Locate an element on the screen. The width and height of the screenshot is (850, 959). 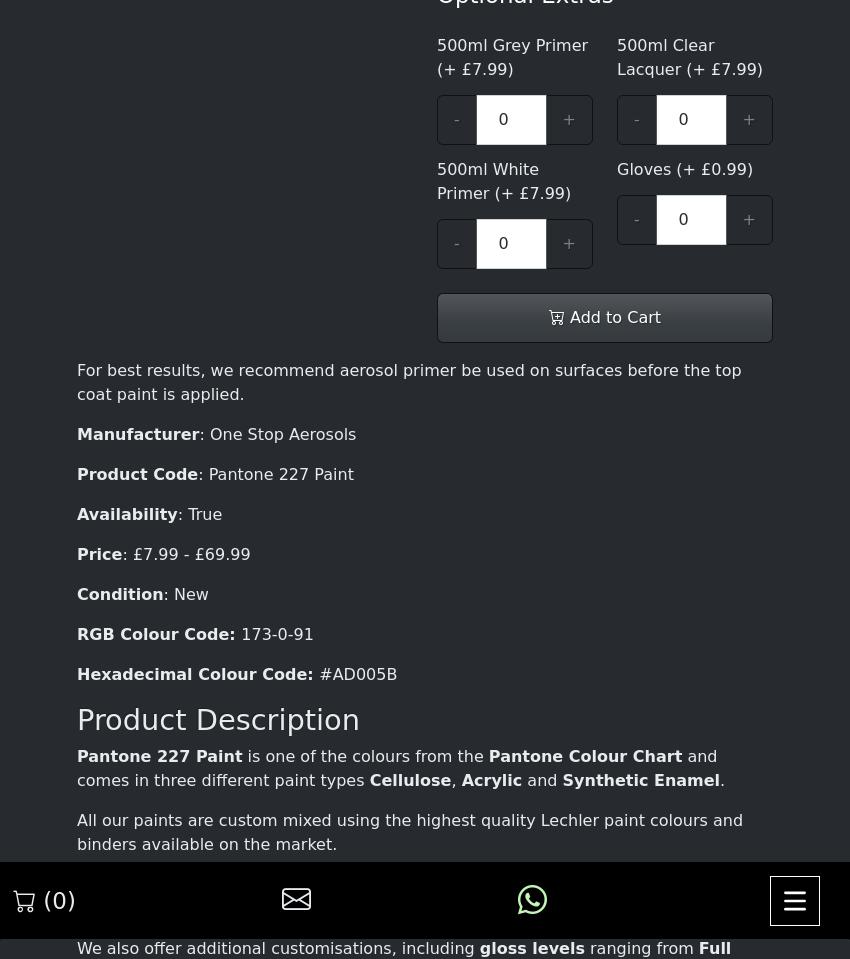
'Friday : 09:00 - 17:00' is located at coordinates (244, 747).